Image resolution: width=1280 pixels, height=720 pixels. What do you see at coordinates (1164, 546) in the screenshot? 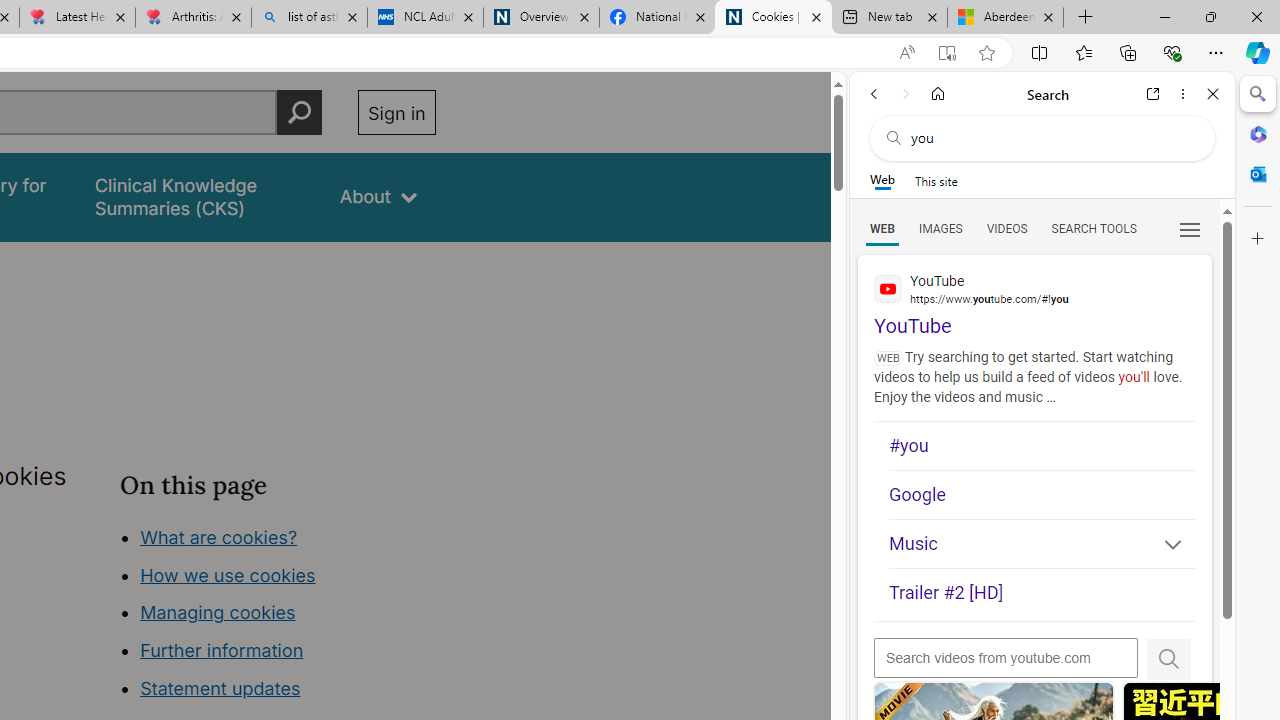
I see `'Show More Music'` at bounding box center [1164, 546].